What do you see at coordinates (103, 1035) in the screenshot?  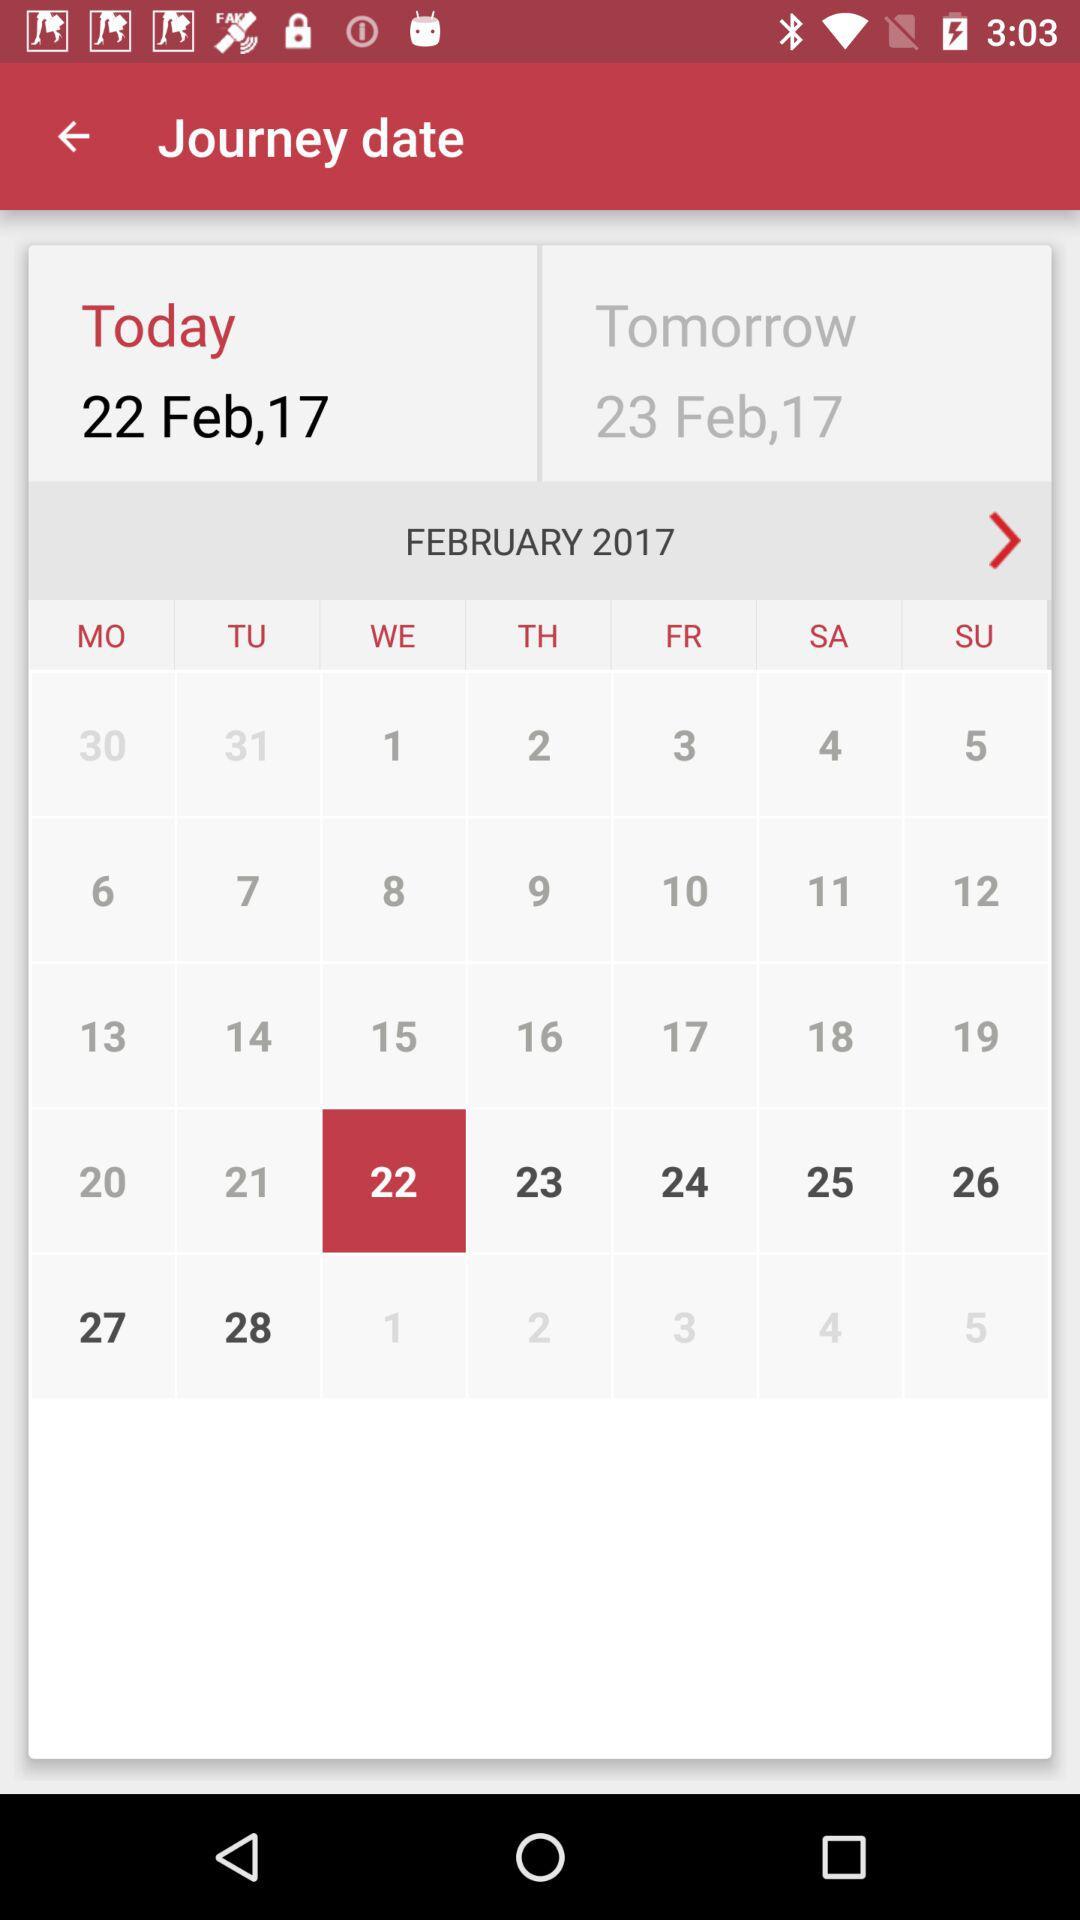 I see `item below 6 item` at bounding box center [103, 1035].